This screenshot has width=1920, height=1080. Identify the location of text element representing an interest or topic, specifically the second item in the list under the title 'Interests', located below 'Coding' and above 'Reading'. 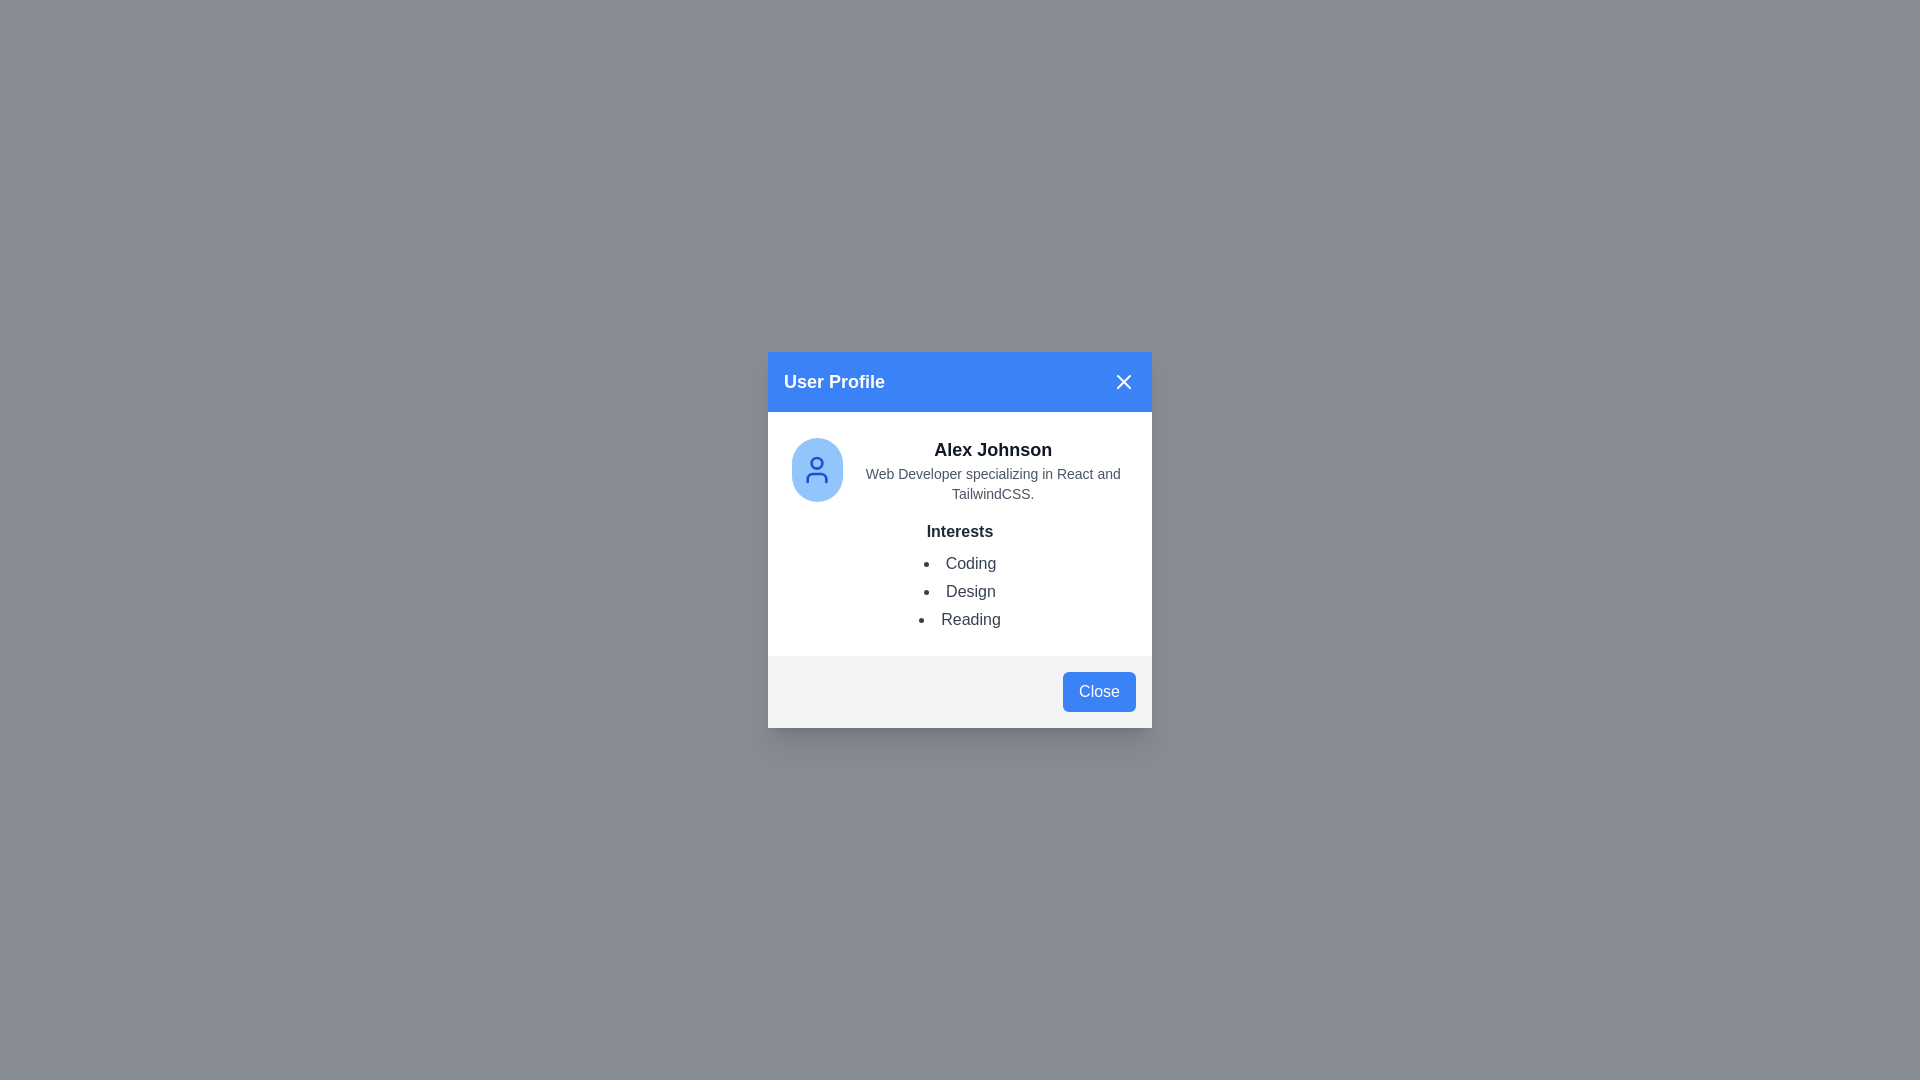
(960, 590).